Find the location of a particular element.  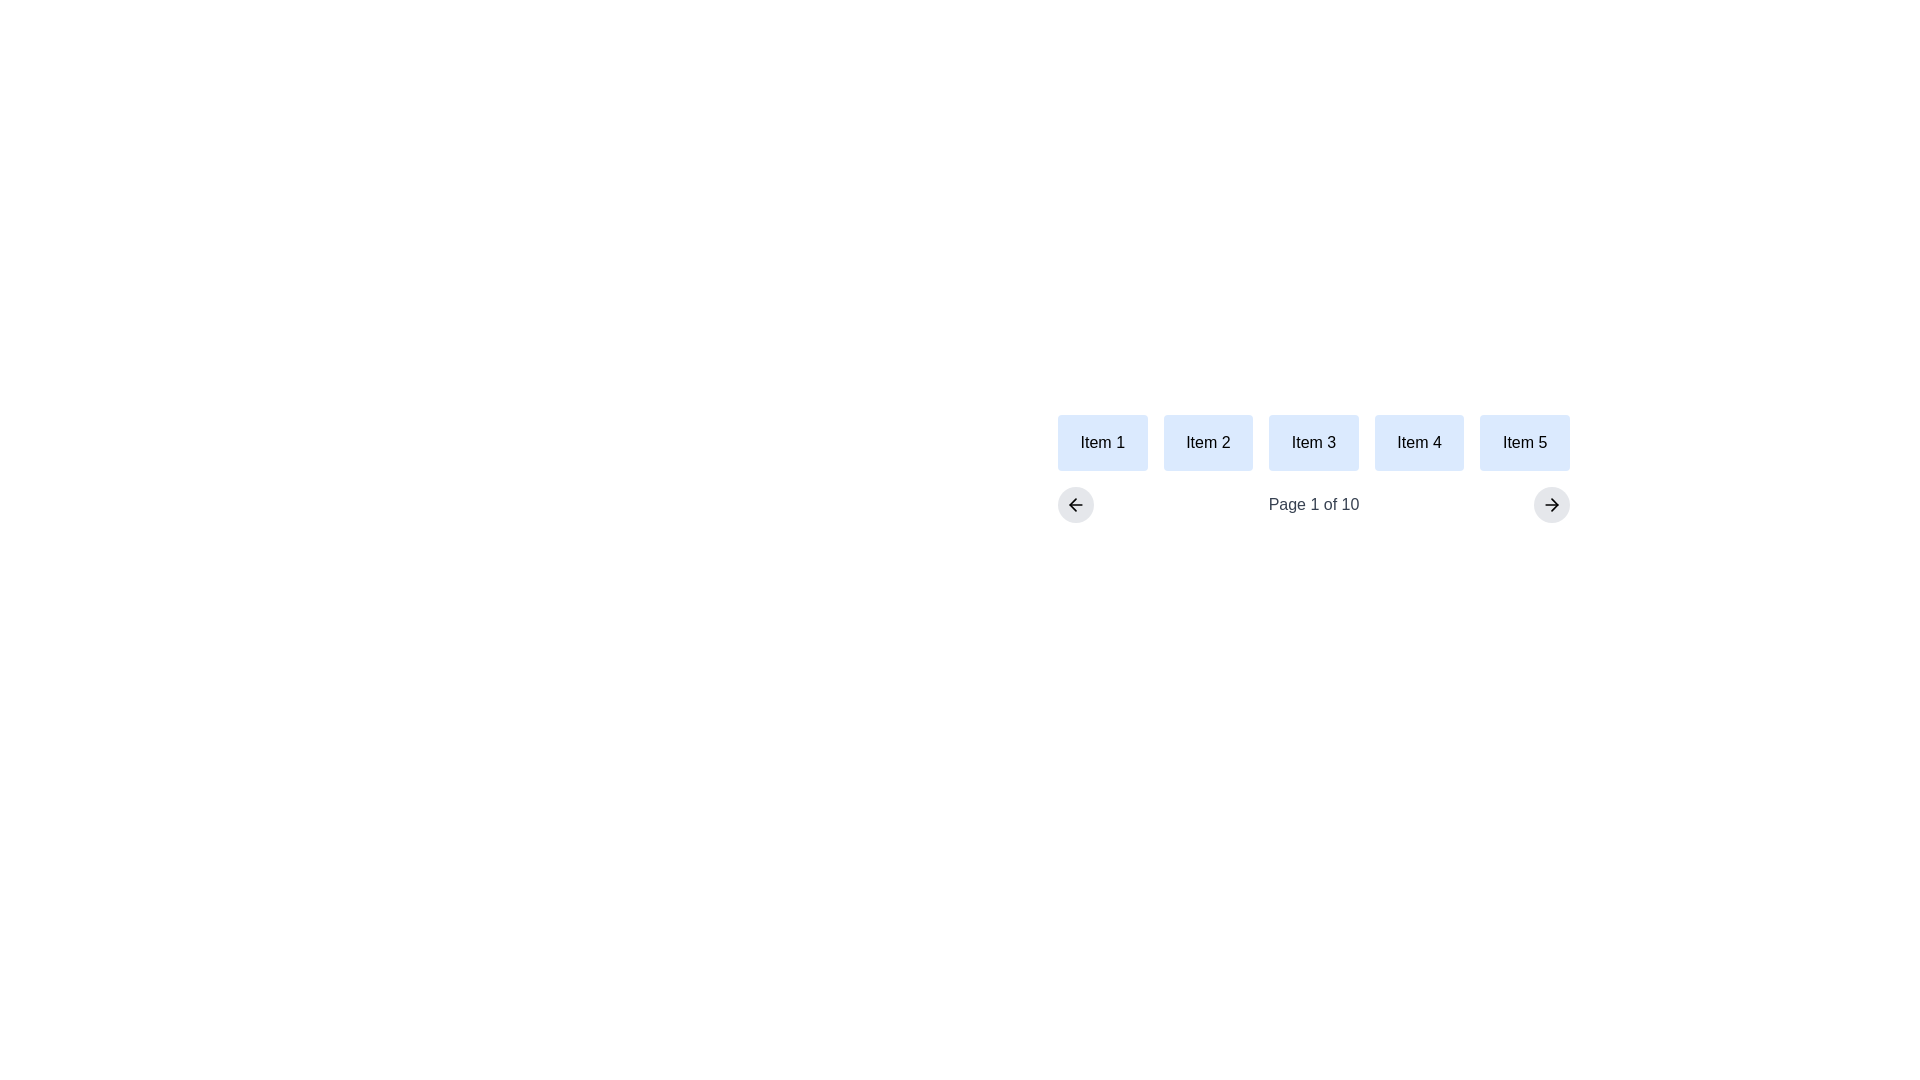

the leftward-pointing arrow icon, which is outlined and located in the lower left side of the navigation bar, before the numbered items and pagination text is located at coordinates (1072, 504).